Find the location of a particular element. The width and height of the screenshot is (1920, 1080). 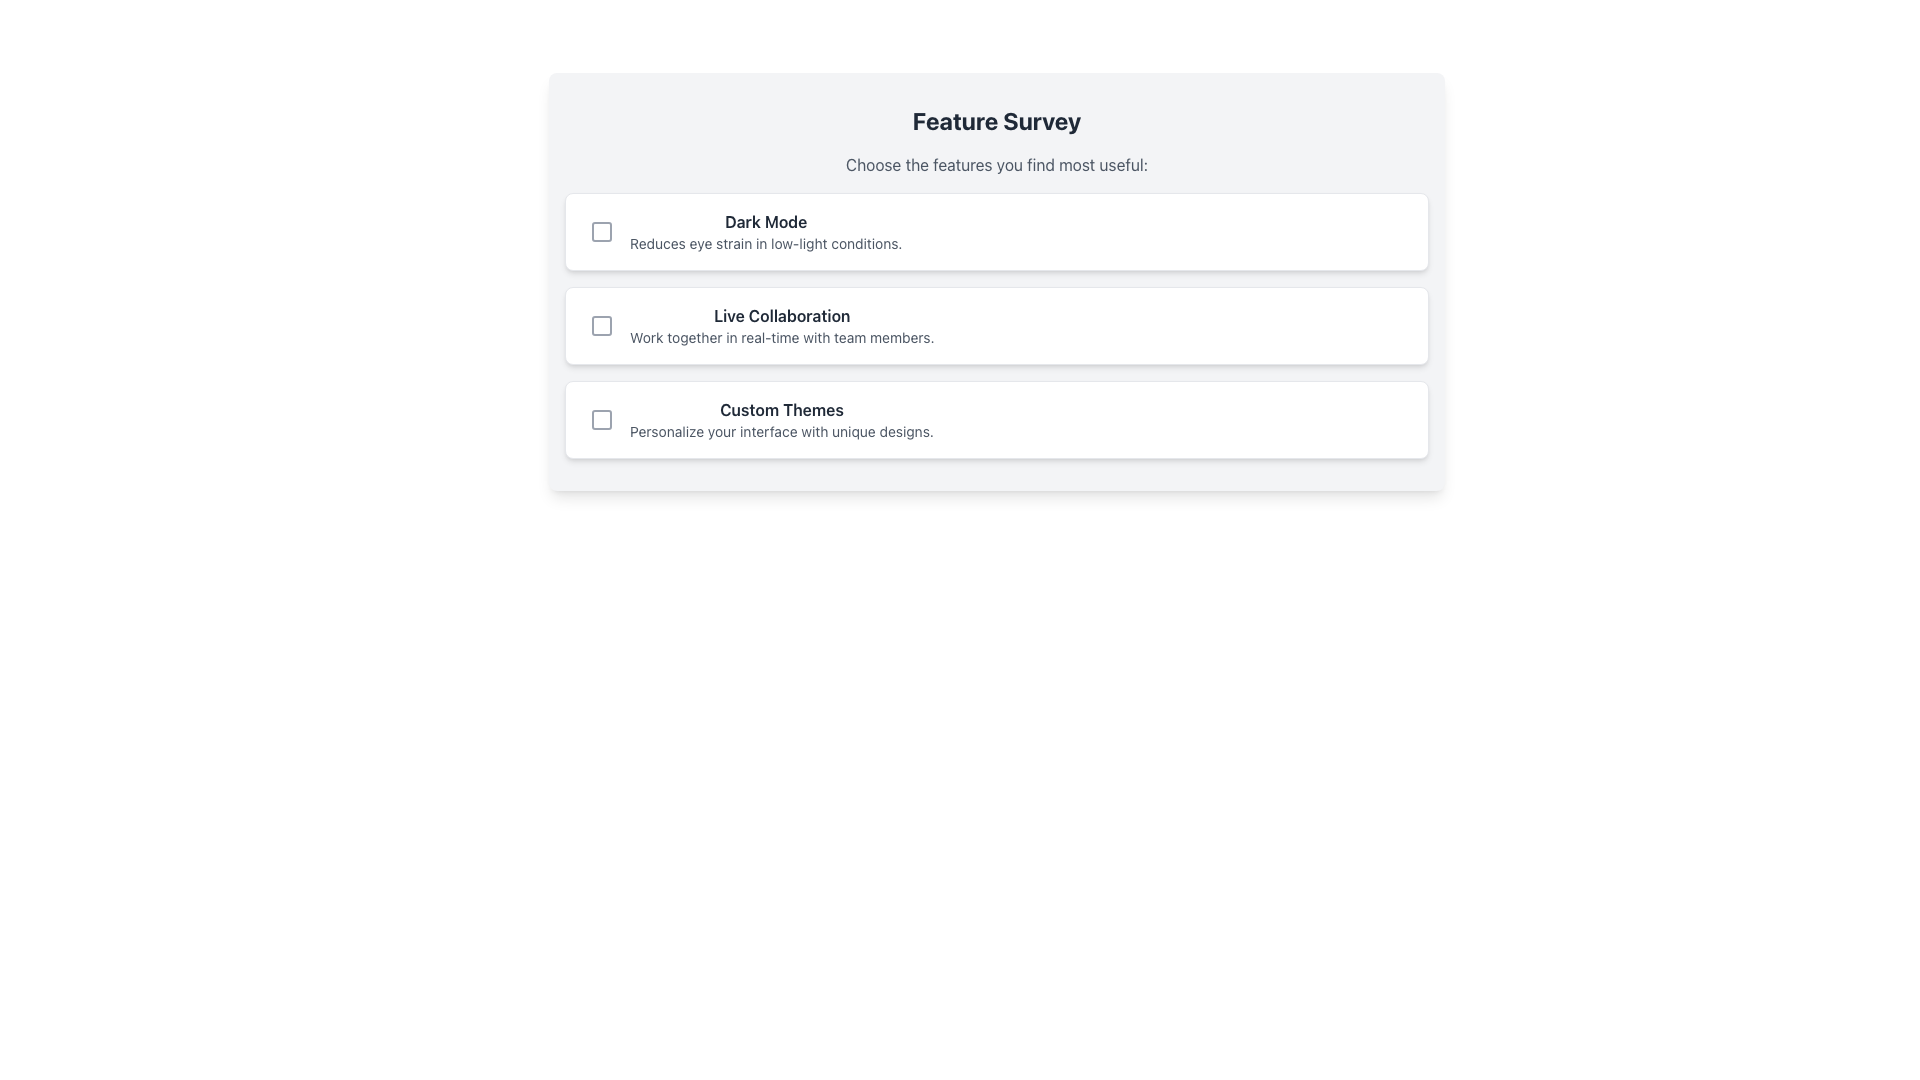

the Decorative graphic (SVG component) that represents the checkbox icon for the 'Dark Mode' option in the 'Feature Survey' section is located at coordinates (600, 230).